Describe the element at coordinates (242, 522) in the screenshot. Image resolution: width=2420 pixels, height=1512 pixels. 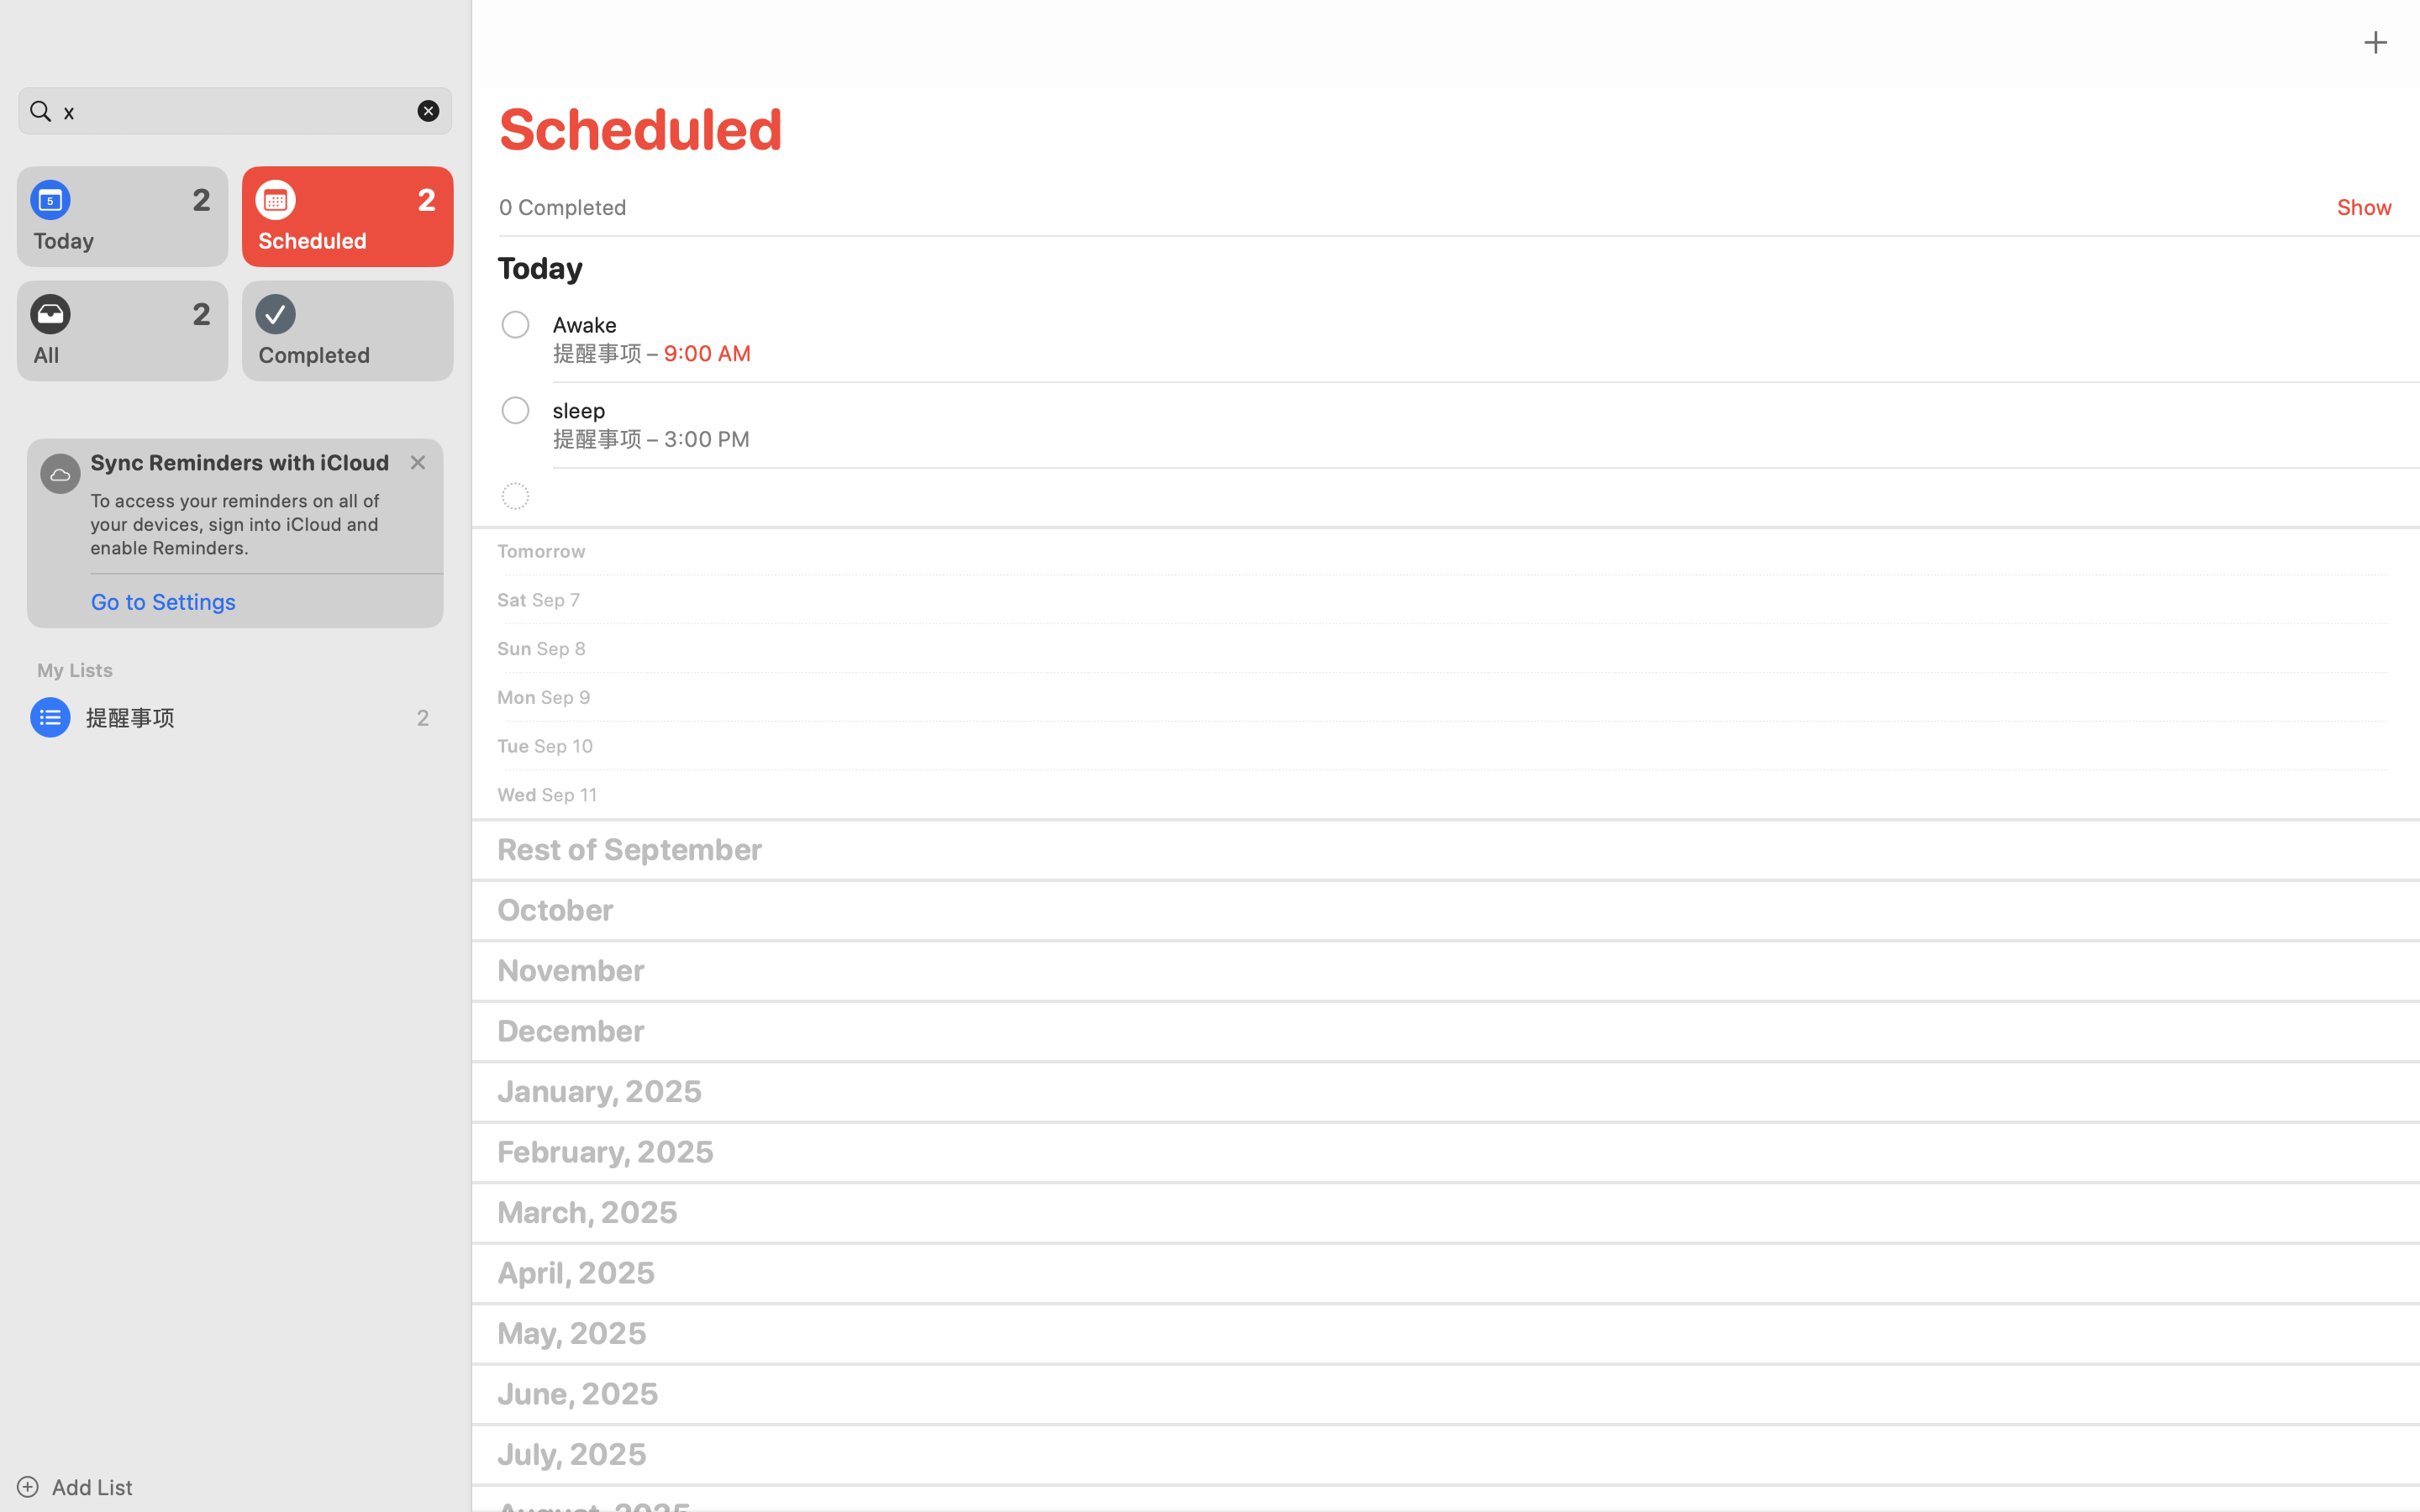
I see `'To access your reminders on all of your devices, sign into iCloud and enable Reminders.'` at that location.